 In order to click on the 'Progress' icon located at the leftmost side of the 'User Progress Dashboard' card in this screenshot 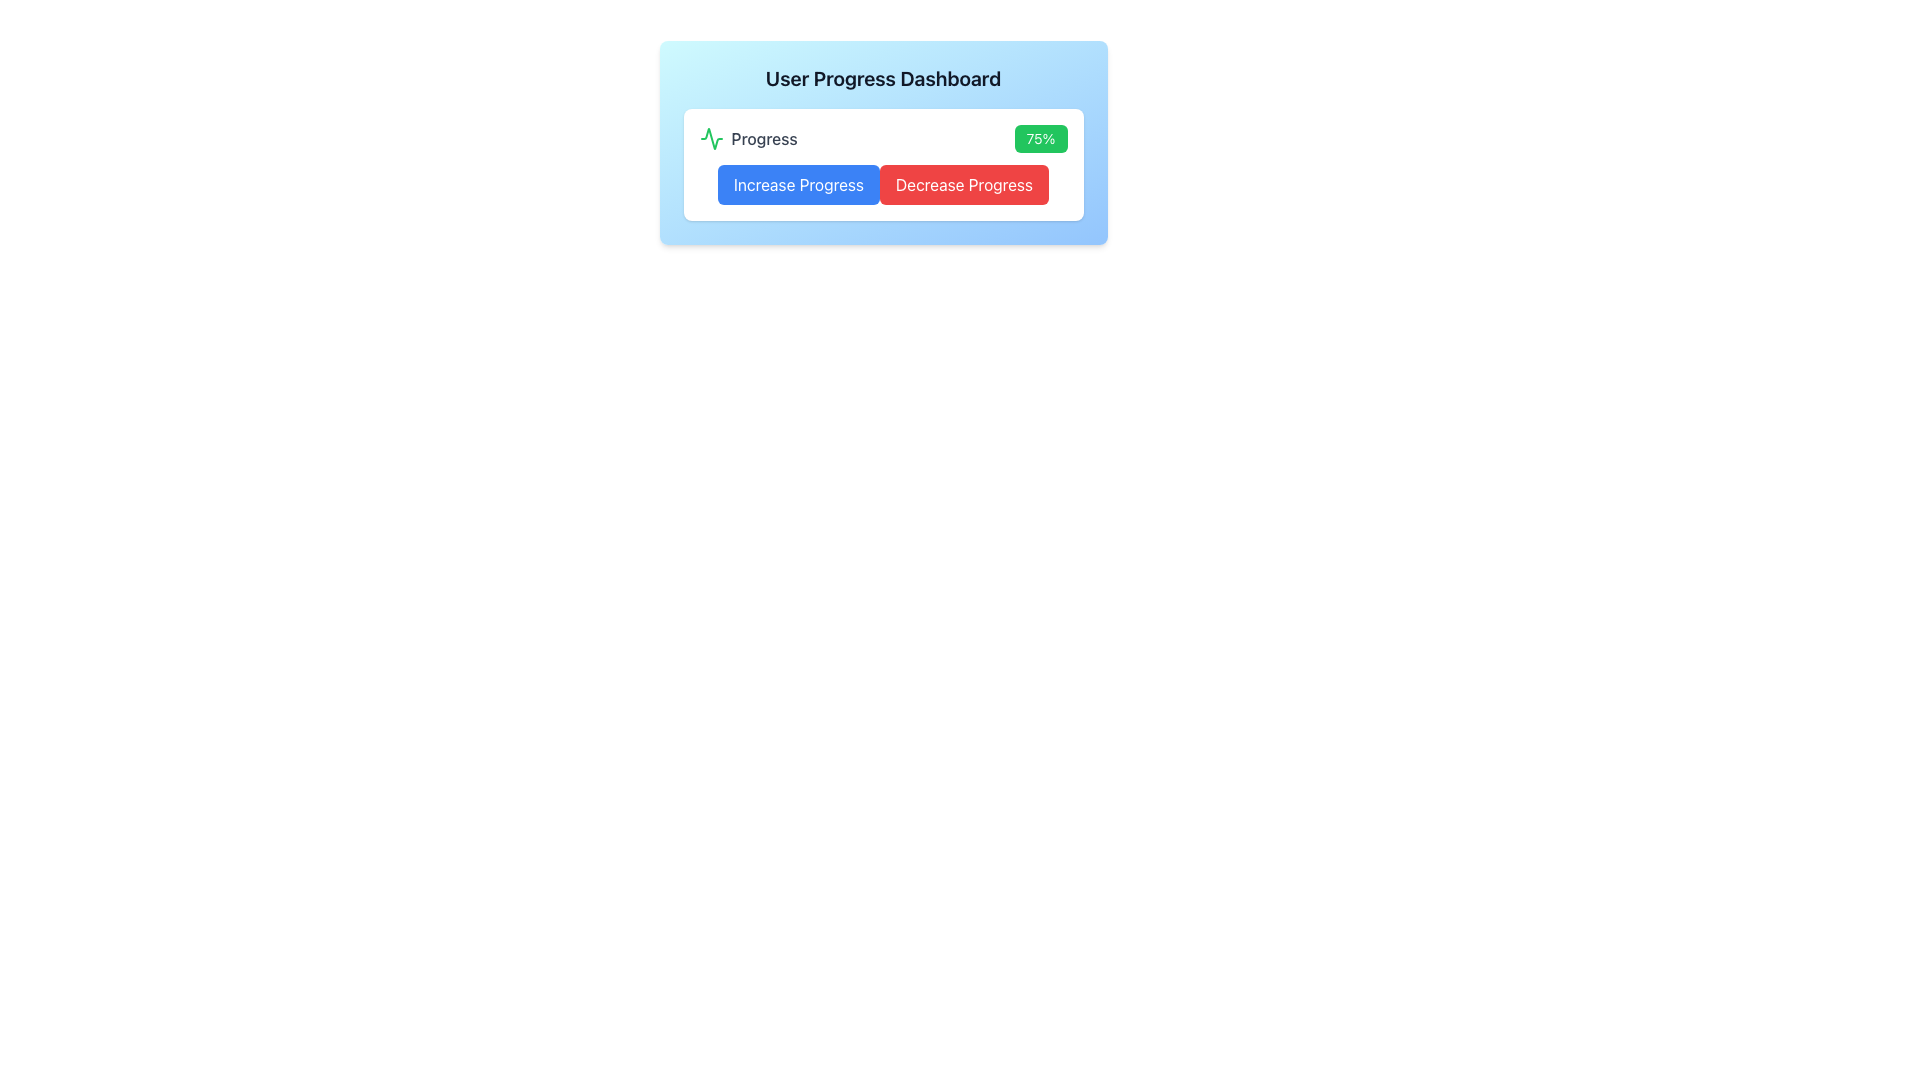, I will do `click(711, 137)`.